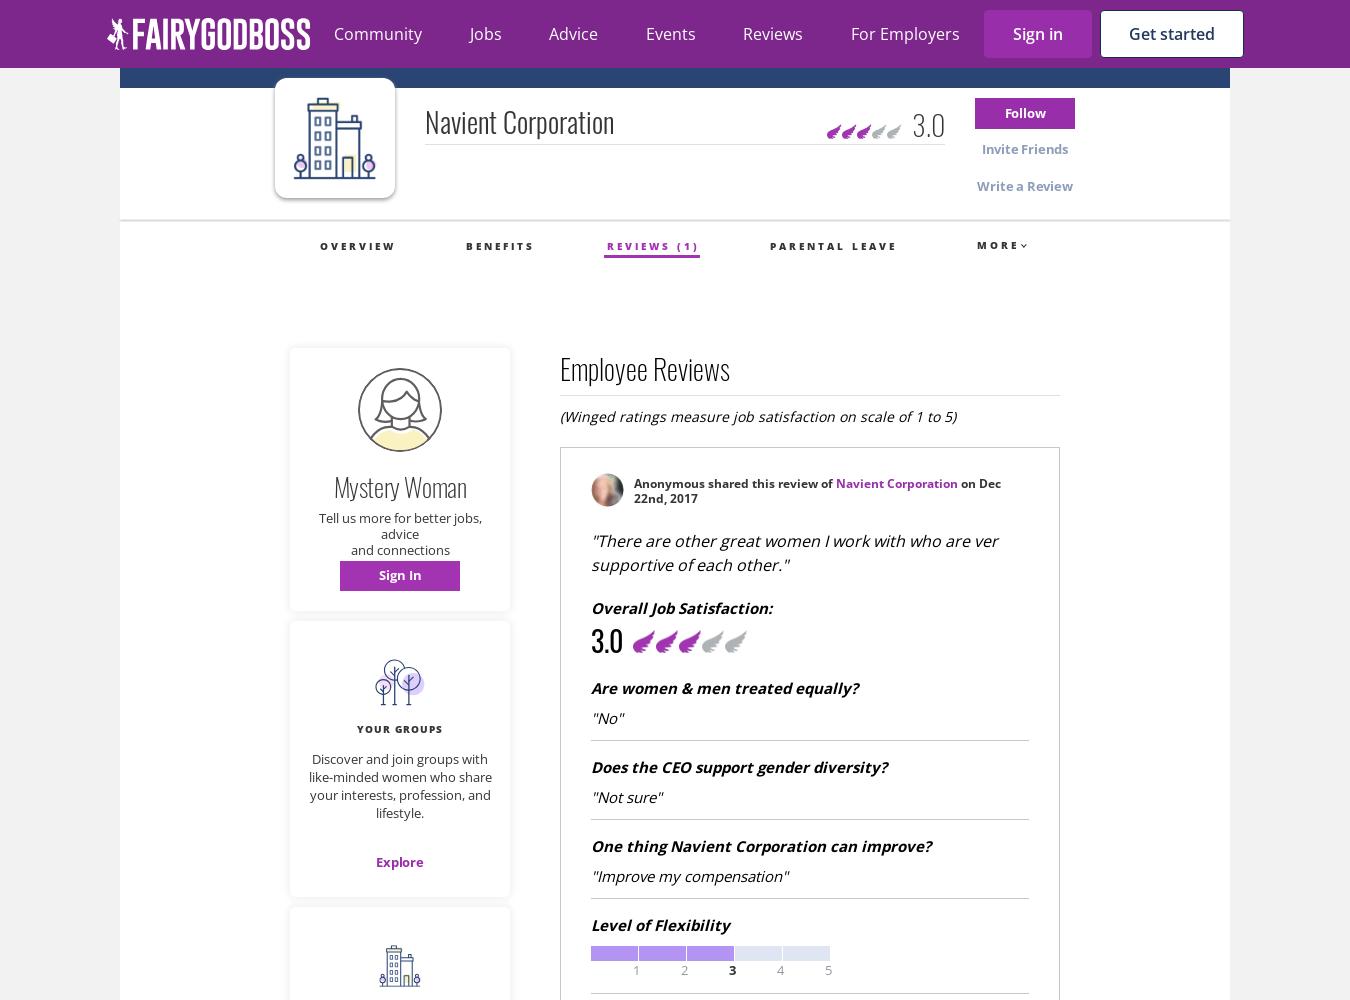 This screenshot has width=1350, height=1000. I want to click on 'Reviews', so click(772, 34).